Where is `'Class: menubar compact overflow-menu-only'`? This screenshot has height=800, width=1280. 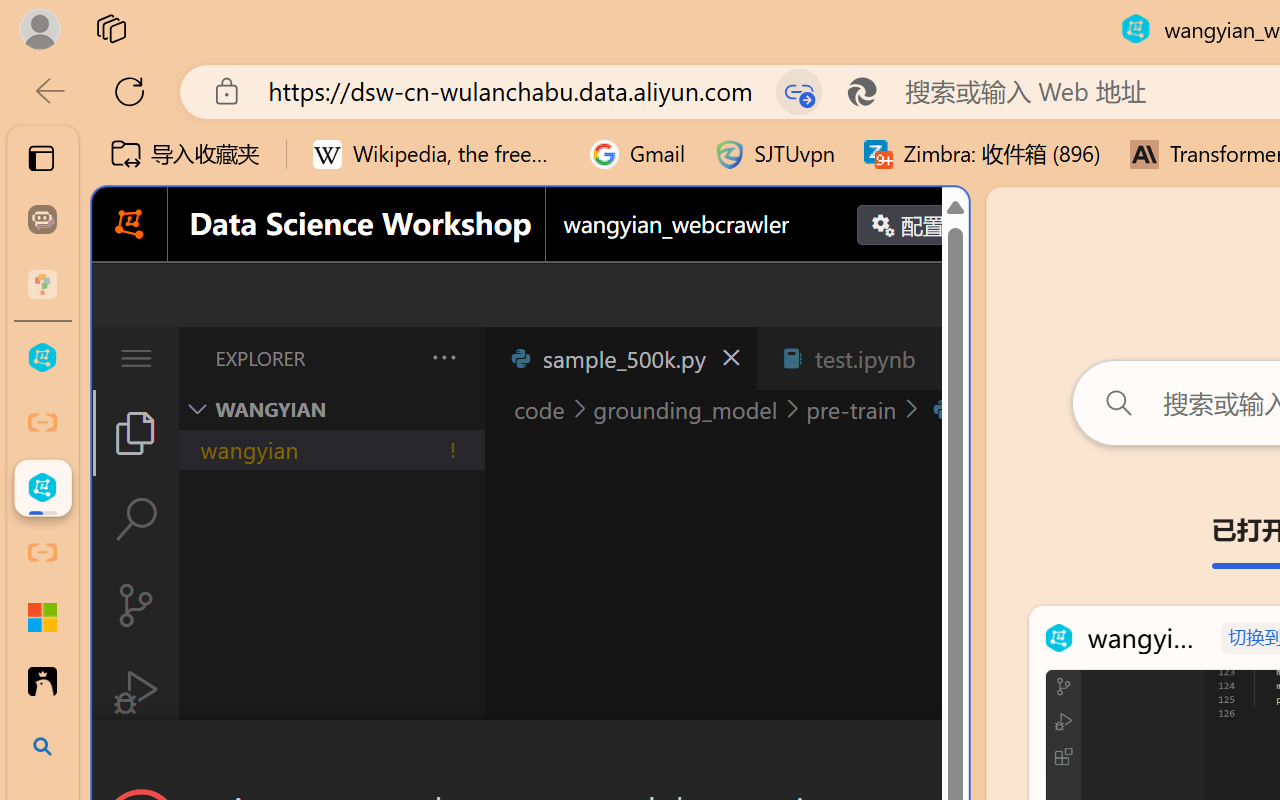
'Class: menubar compact overflow-menu-only' is located at coordinates (134, 358).